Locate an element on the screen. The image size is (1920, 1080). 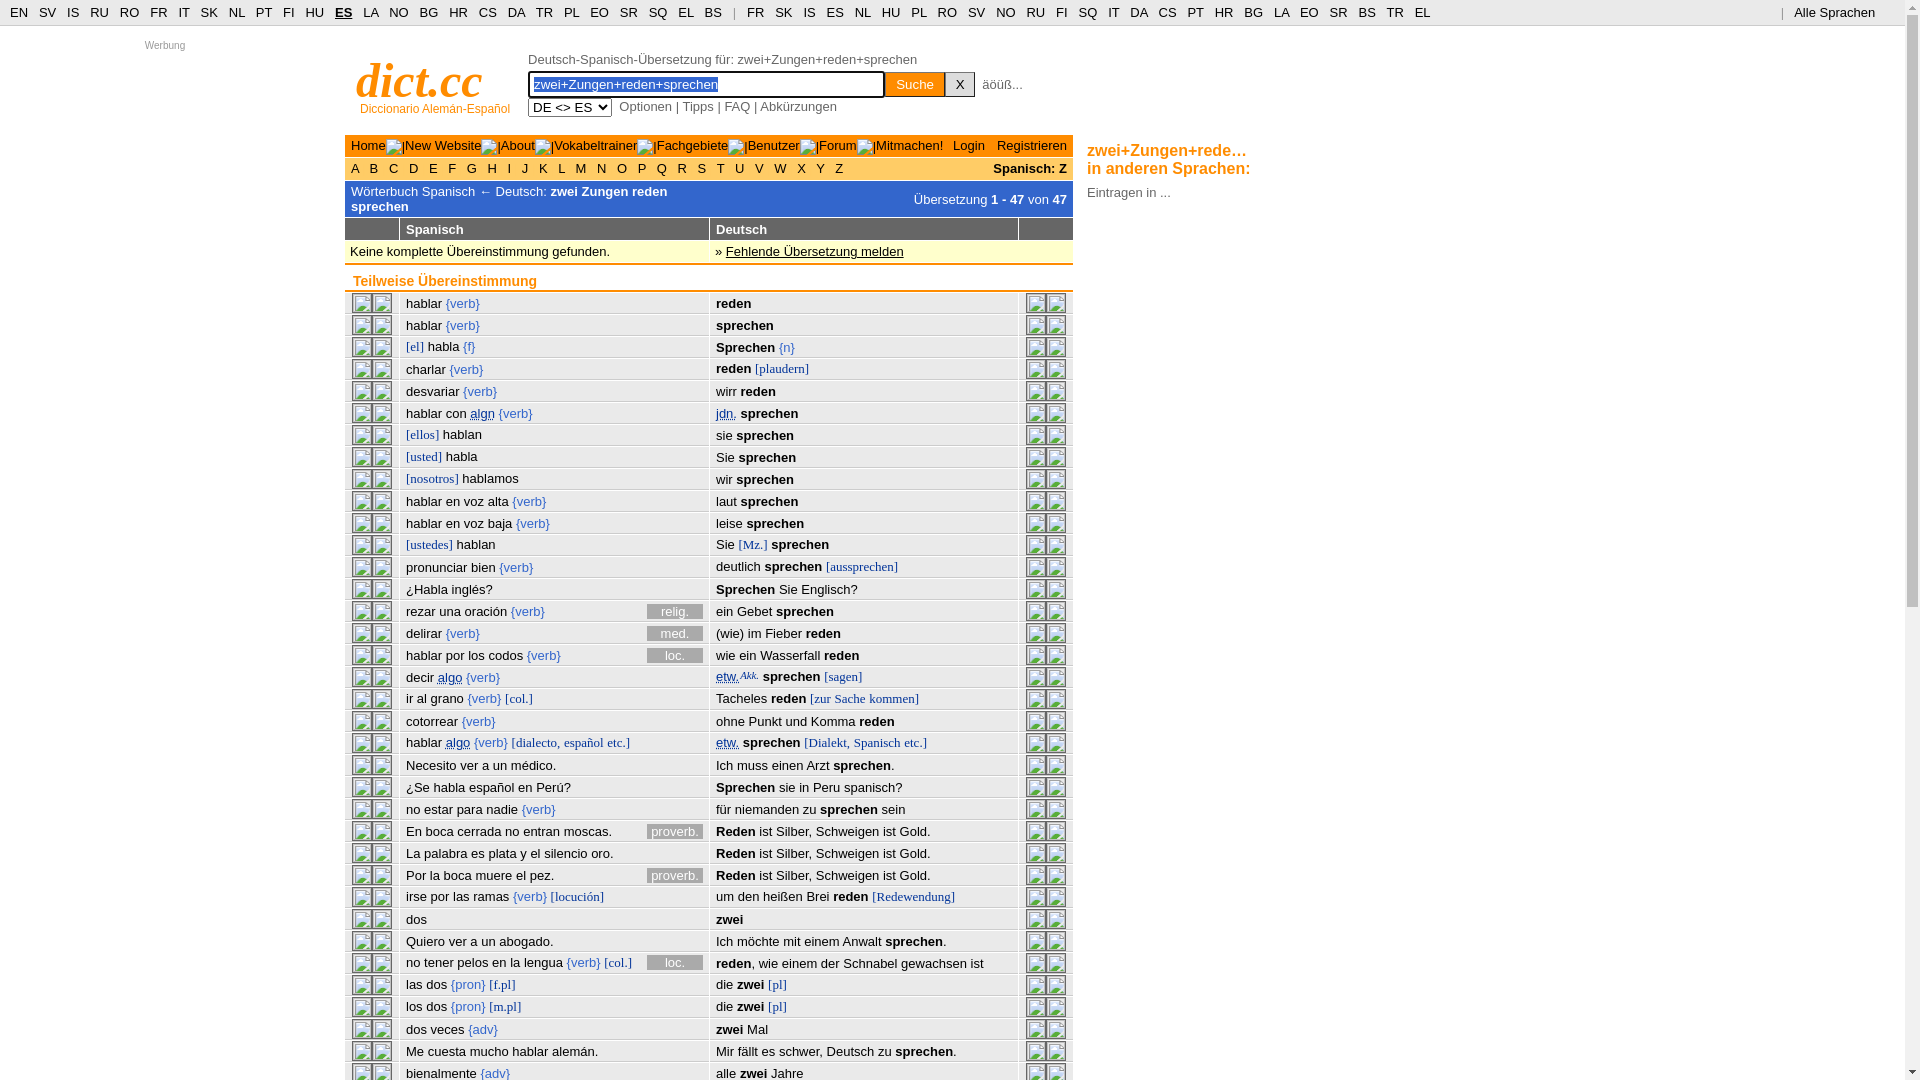
'para' is located at coordinates (469, 808).